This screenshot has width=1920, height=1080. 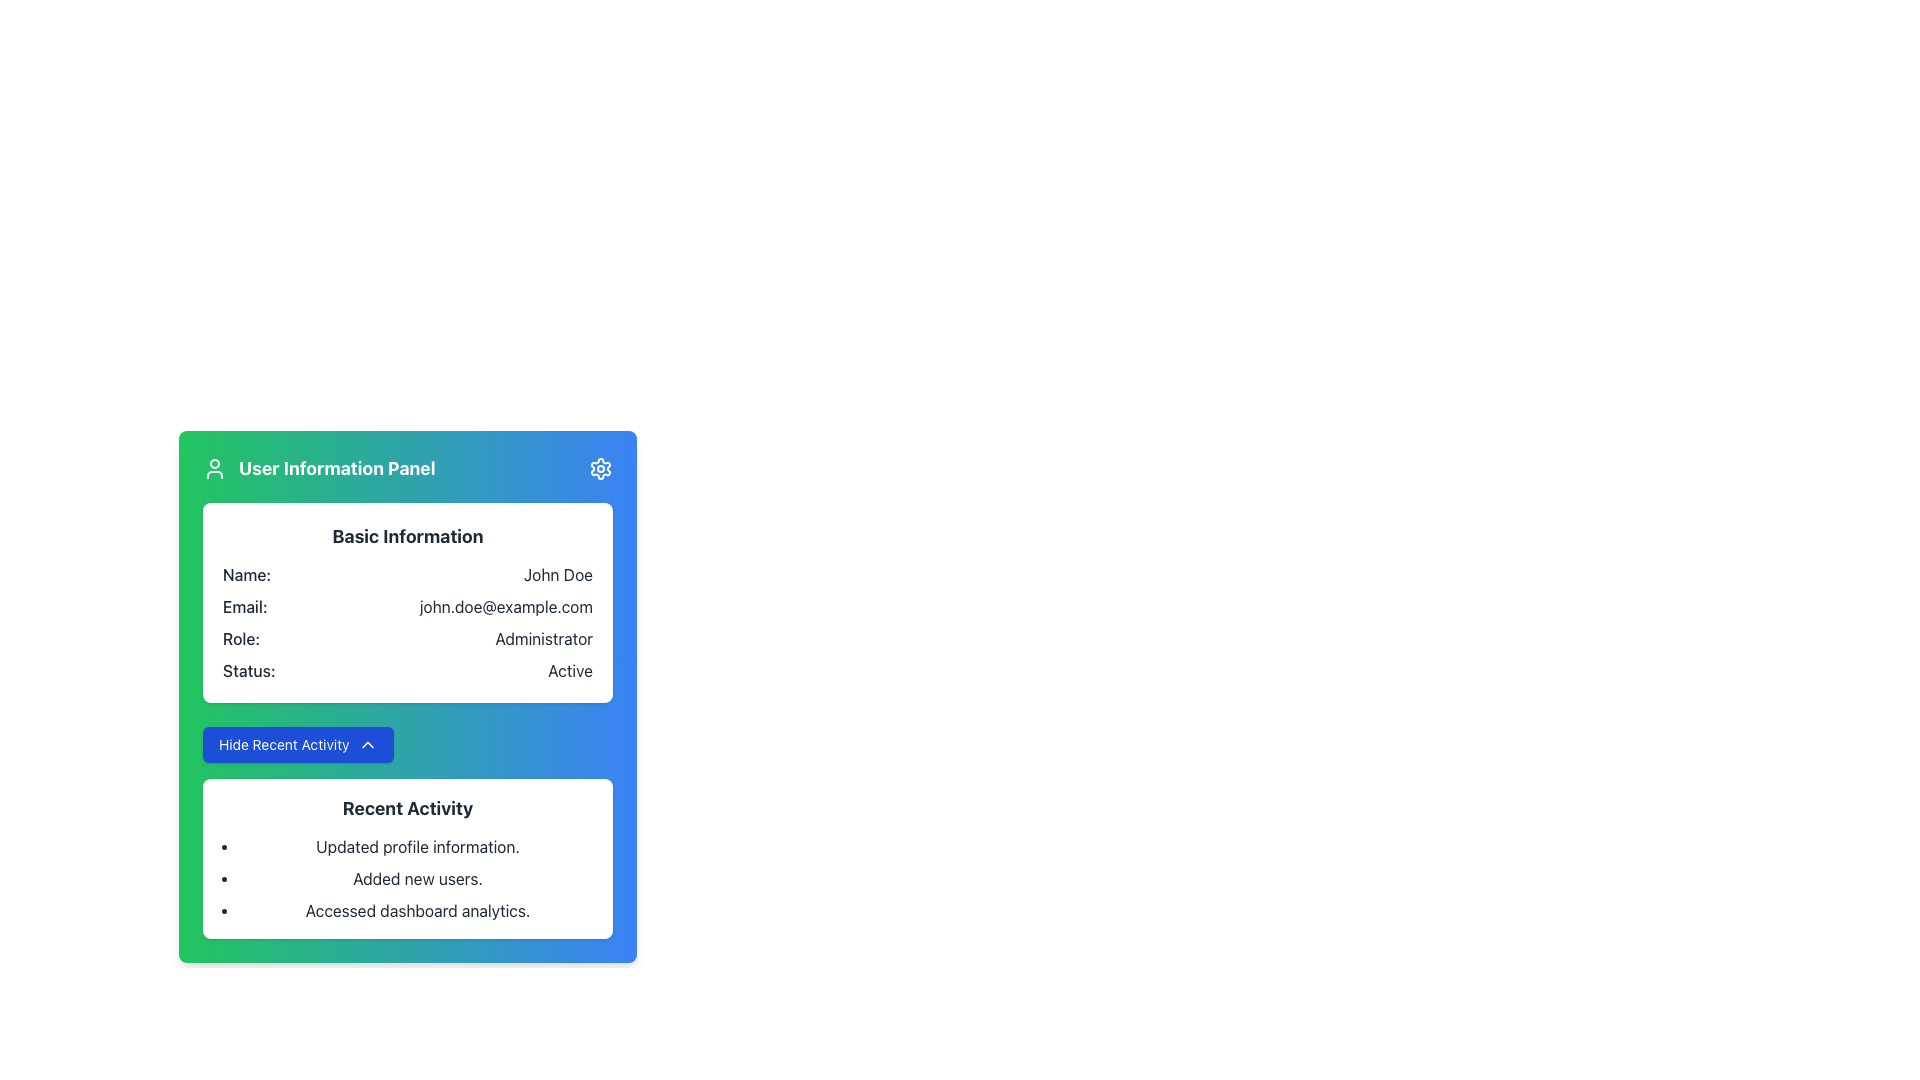 I want to click on the 'Active' static text label indicating the user's status in the 'Basic Information' section, so click(x=569, y=671).